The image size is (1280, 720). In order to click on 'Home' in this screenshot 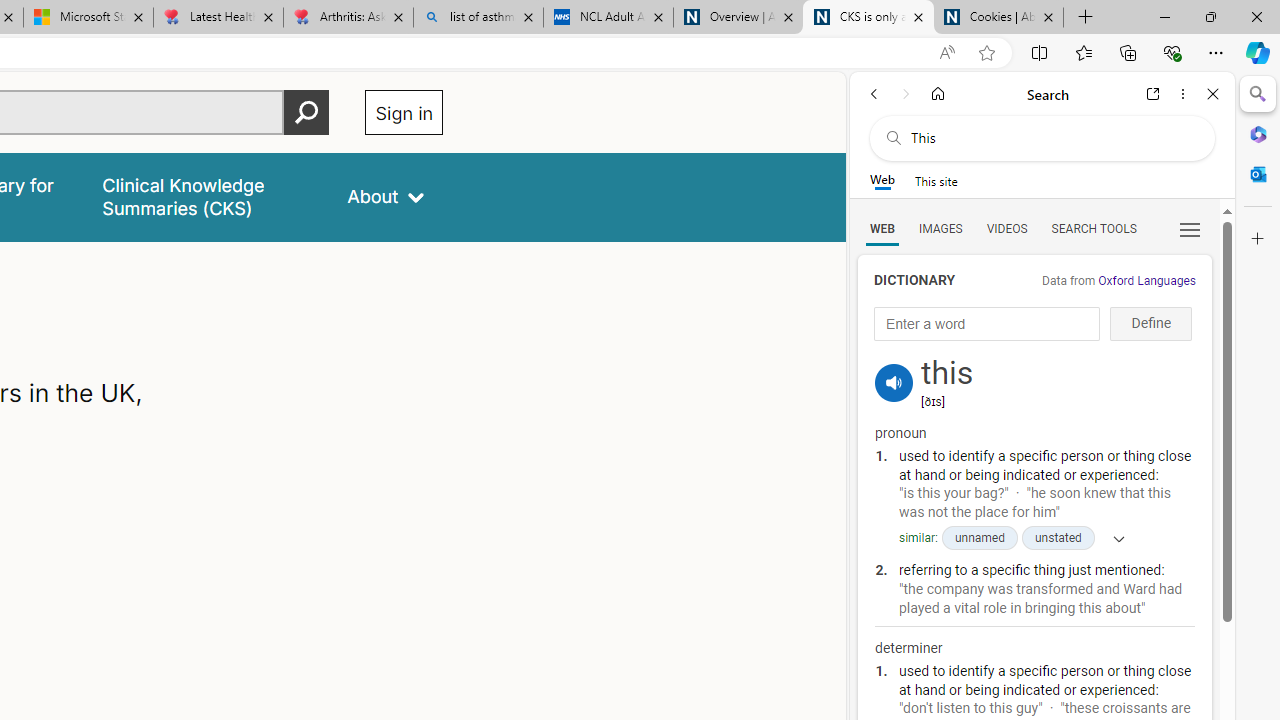, I will do `click(937, 93)`.